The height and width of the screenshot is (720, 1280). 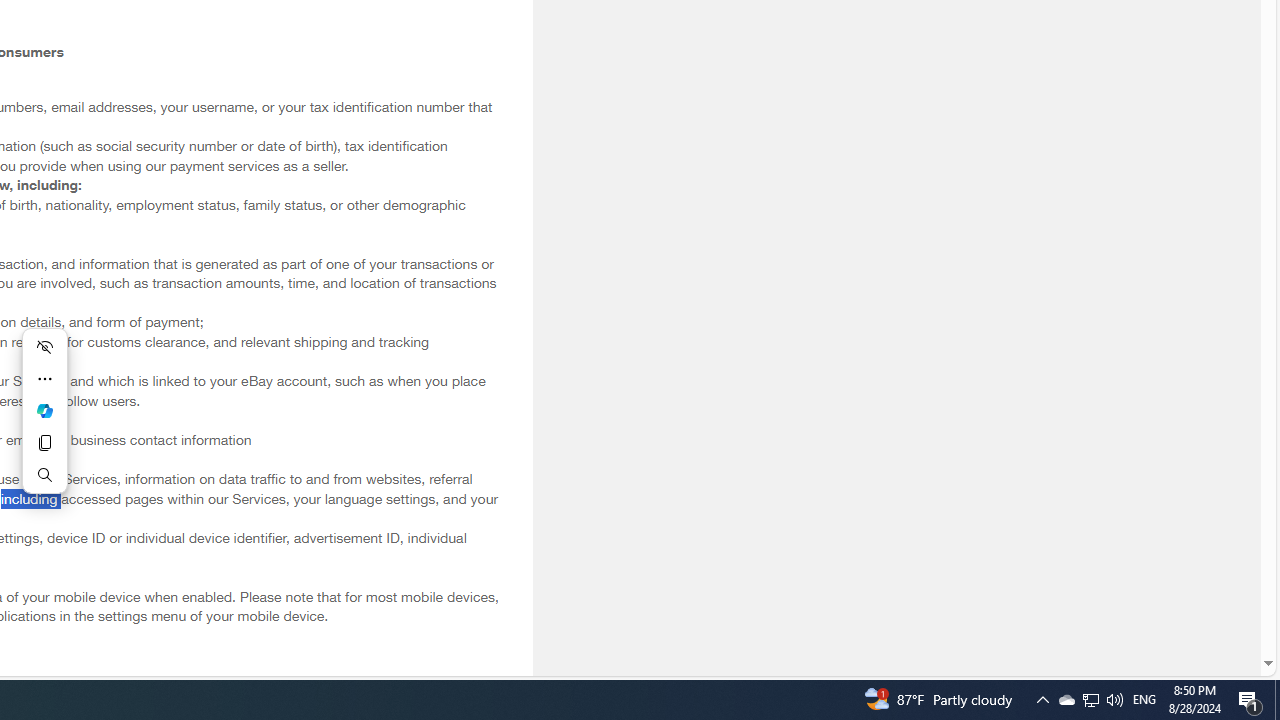 What do you see at coordinates (44, 379) in the screenshot?
I see `'More actions'` at bounding box center [44, 379].